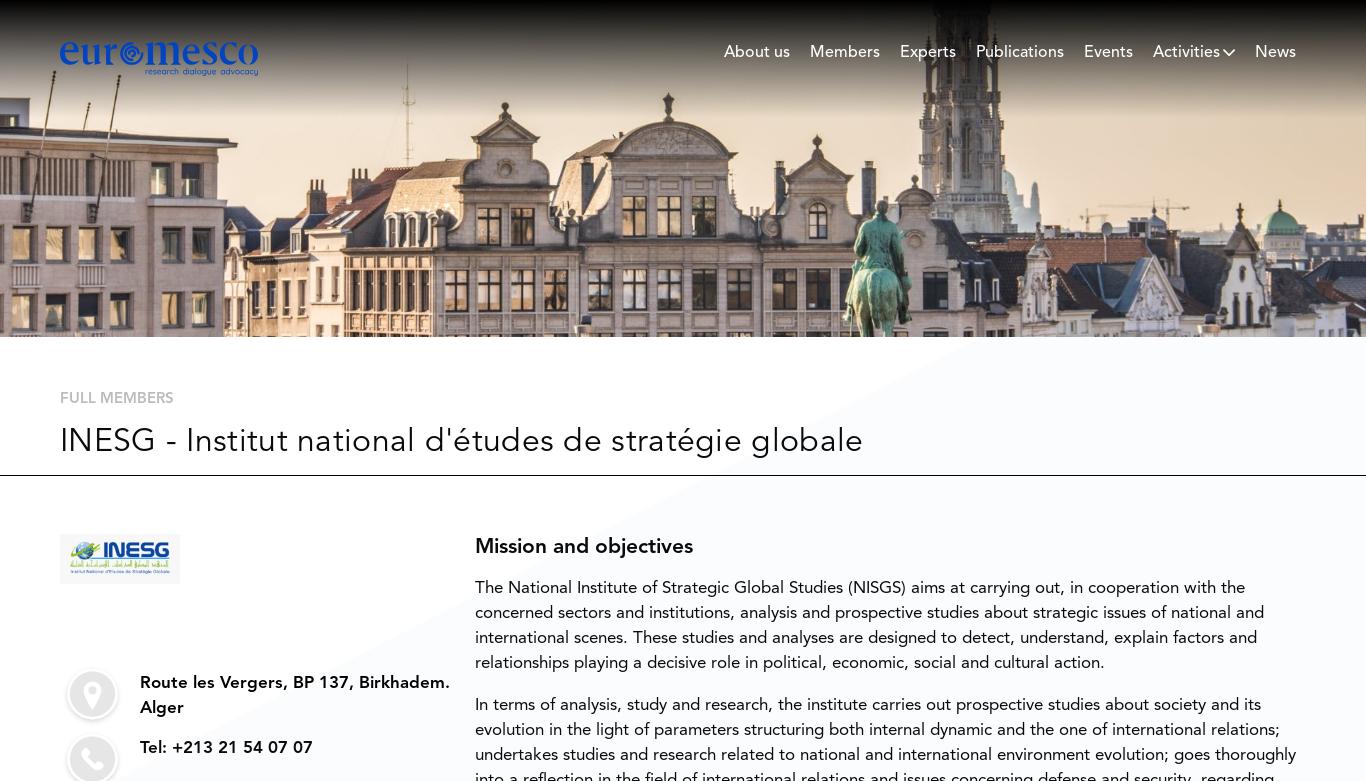  Describe the element at coordinates (1274, 52) in the screenshot. I see `'News'` at that location.